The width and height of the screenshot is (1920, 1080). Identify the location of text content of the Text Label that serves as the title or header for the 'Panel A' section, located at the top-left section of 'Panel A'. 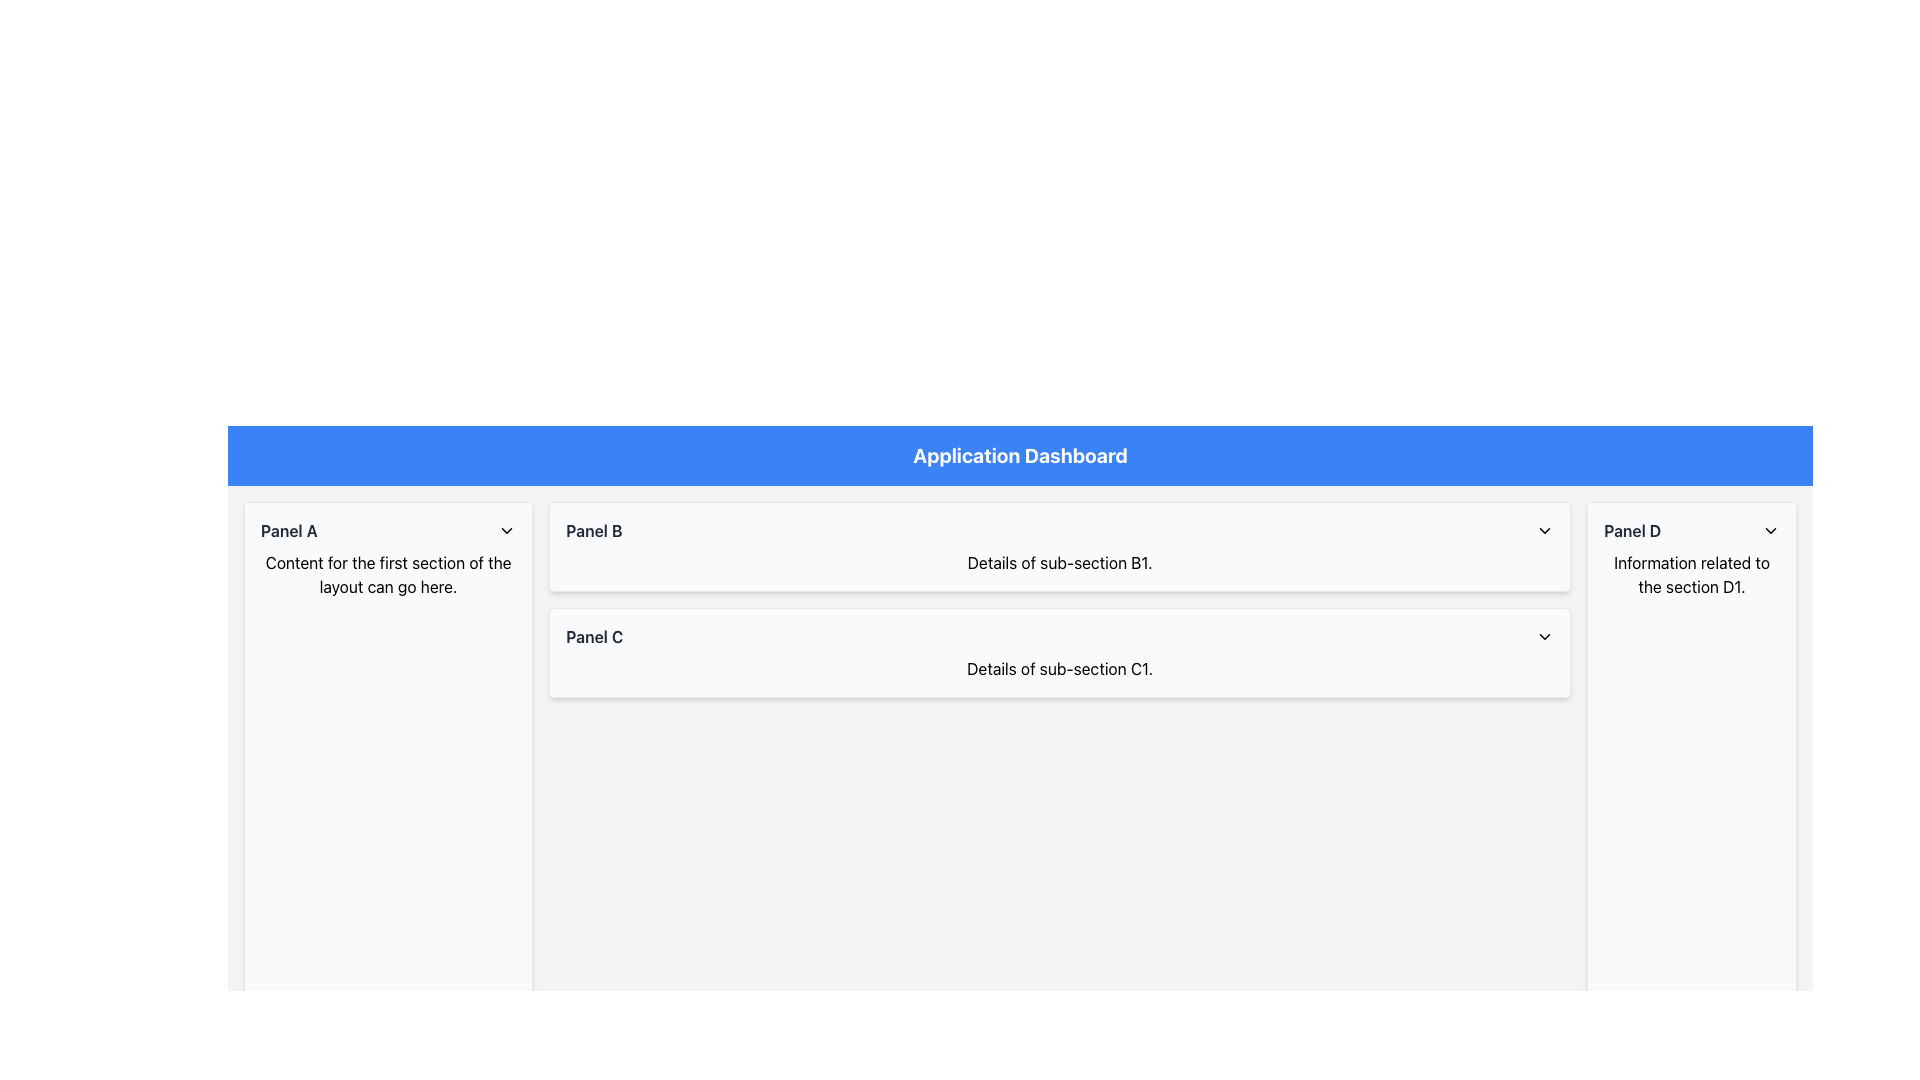
(288, 530).